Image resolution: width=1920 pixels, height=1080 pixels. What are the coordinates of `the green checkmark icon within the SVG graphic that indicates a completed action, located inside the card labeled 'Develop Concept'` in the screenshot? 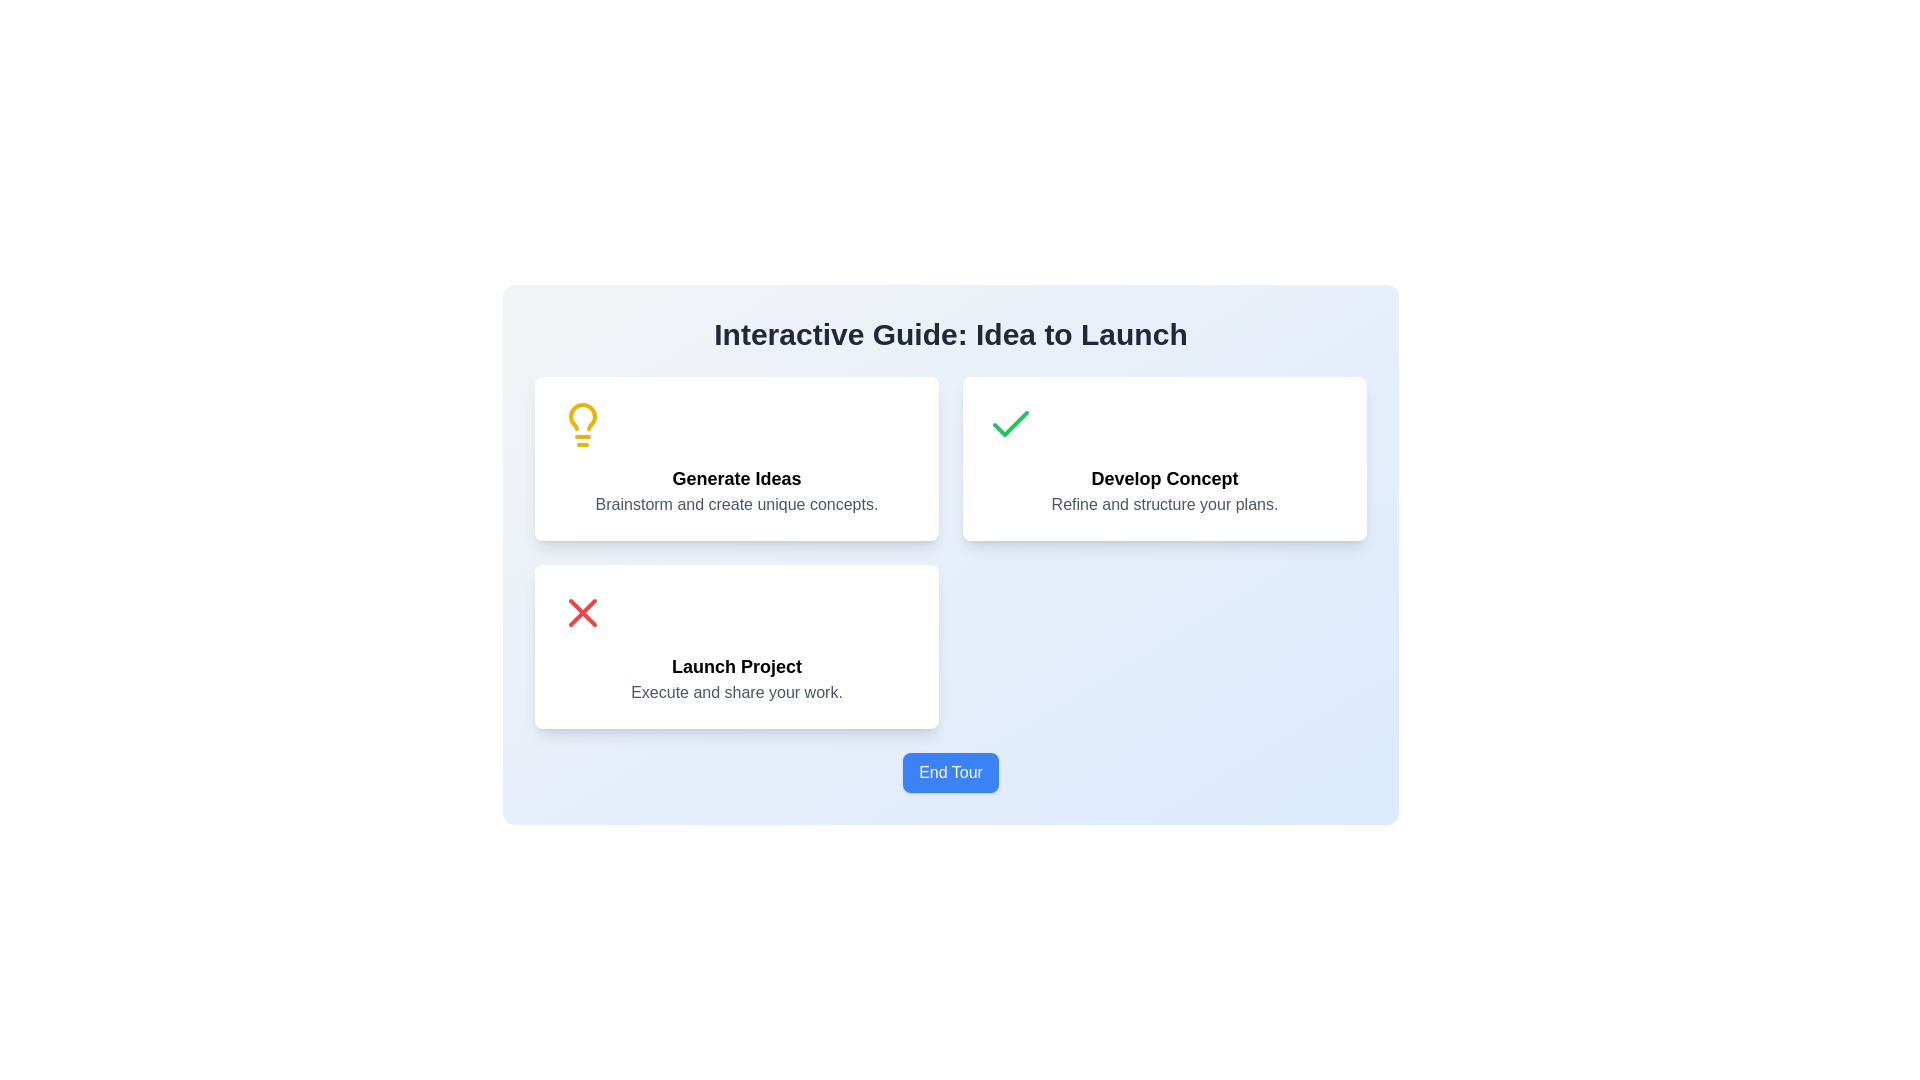 It's located at (1011, 423).